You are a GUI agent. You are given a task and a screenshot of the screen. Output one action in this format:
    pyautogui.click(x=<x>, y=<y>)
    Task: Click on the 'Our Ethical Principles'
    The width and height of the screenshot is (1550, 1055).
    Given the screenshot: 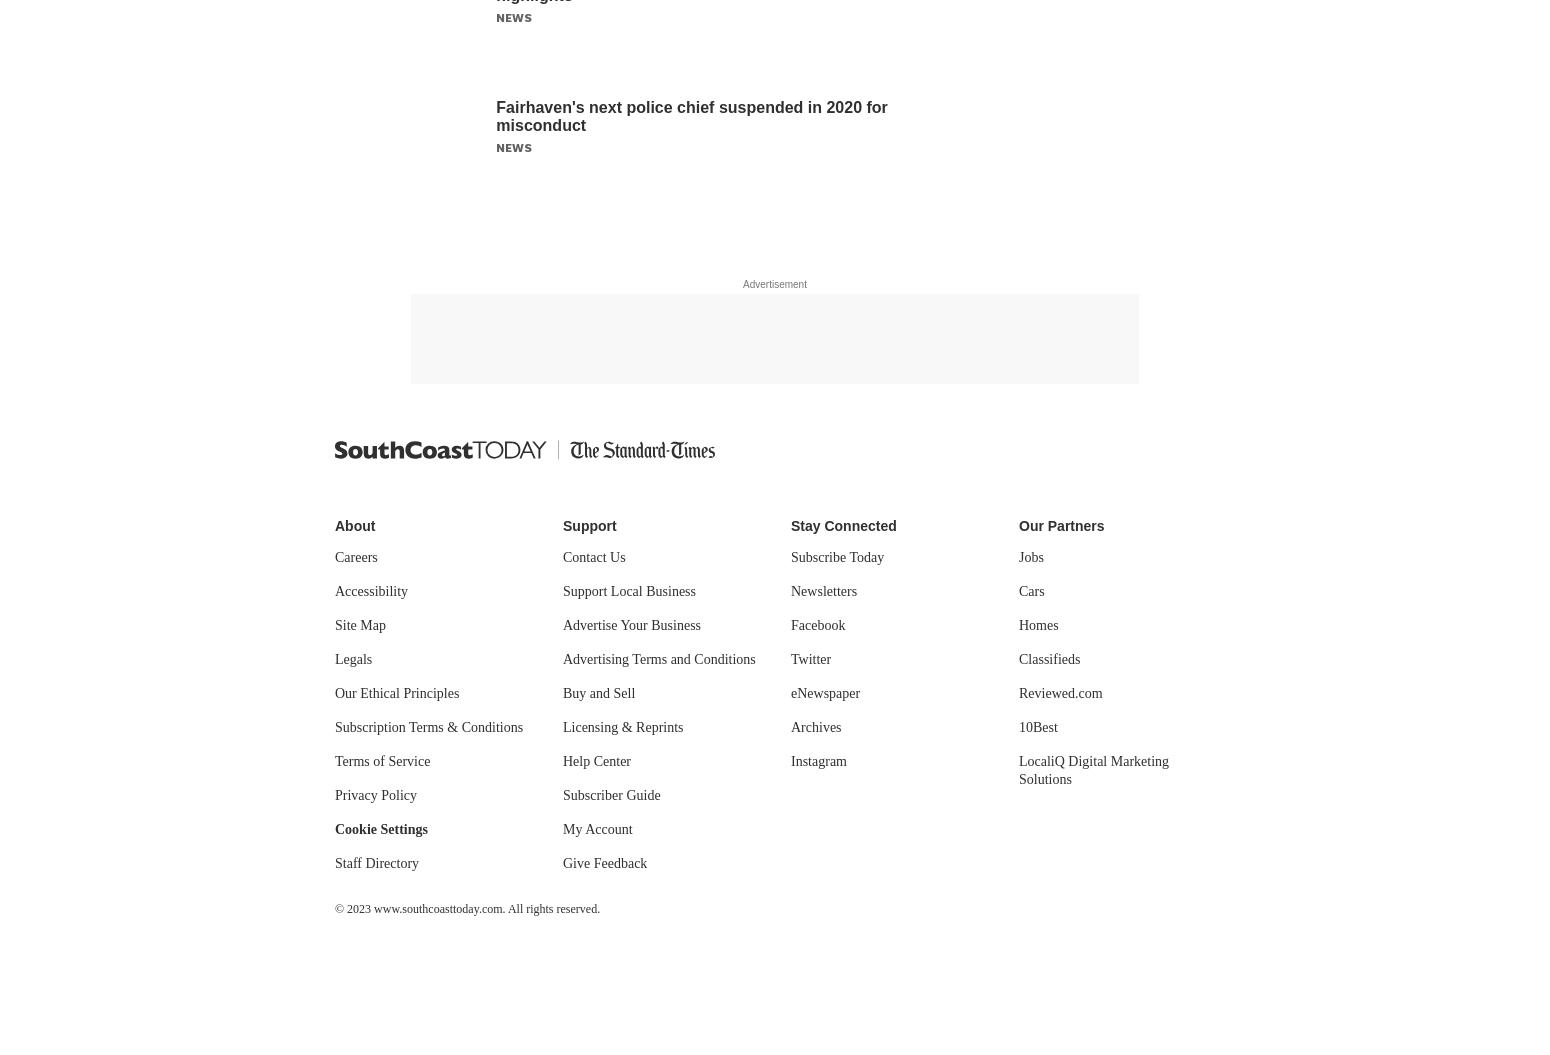 What is the action you would take?
    pyautogui.click(x=396, y=692)
    